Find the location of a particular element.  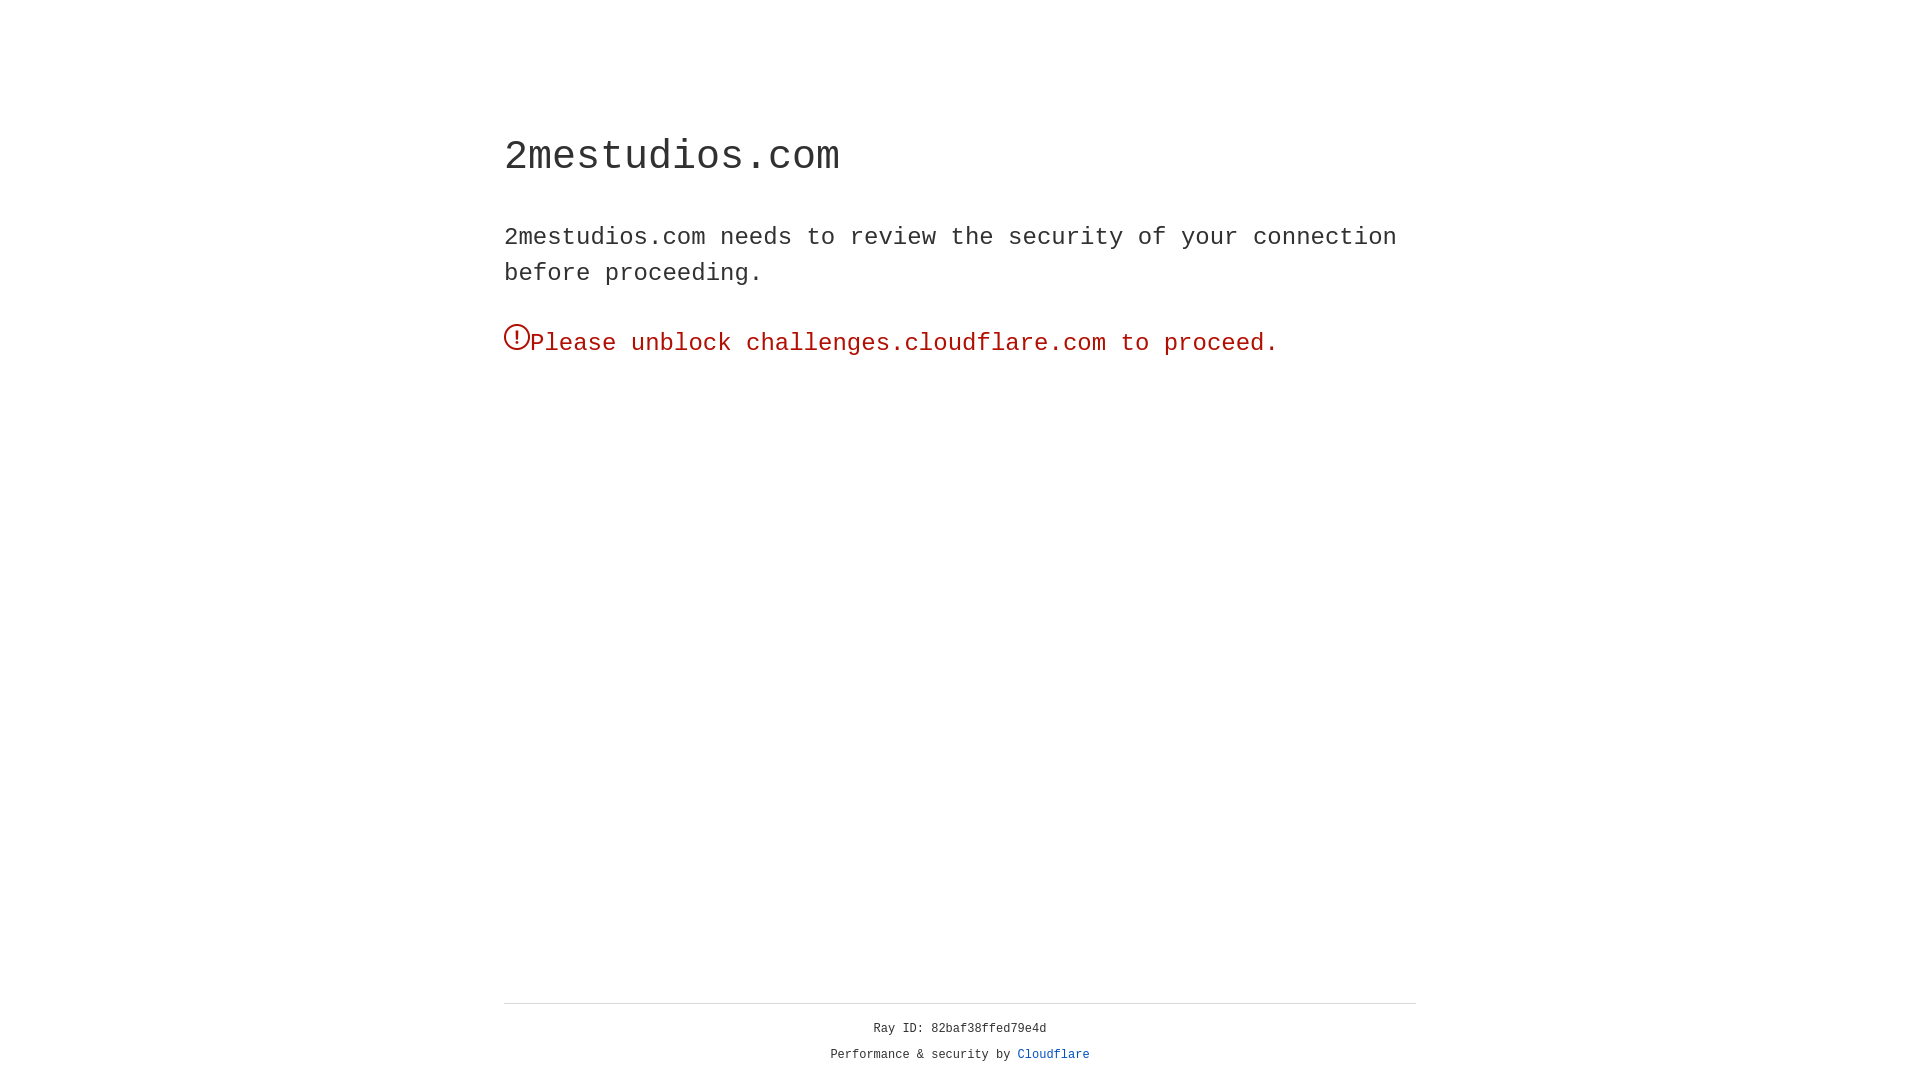

'Cloudflare' is located at coordinates (1017, 1054).